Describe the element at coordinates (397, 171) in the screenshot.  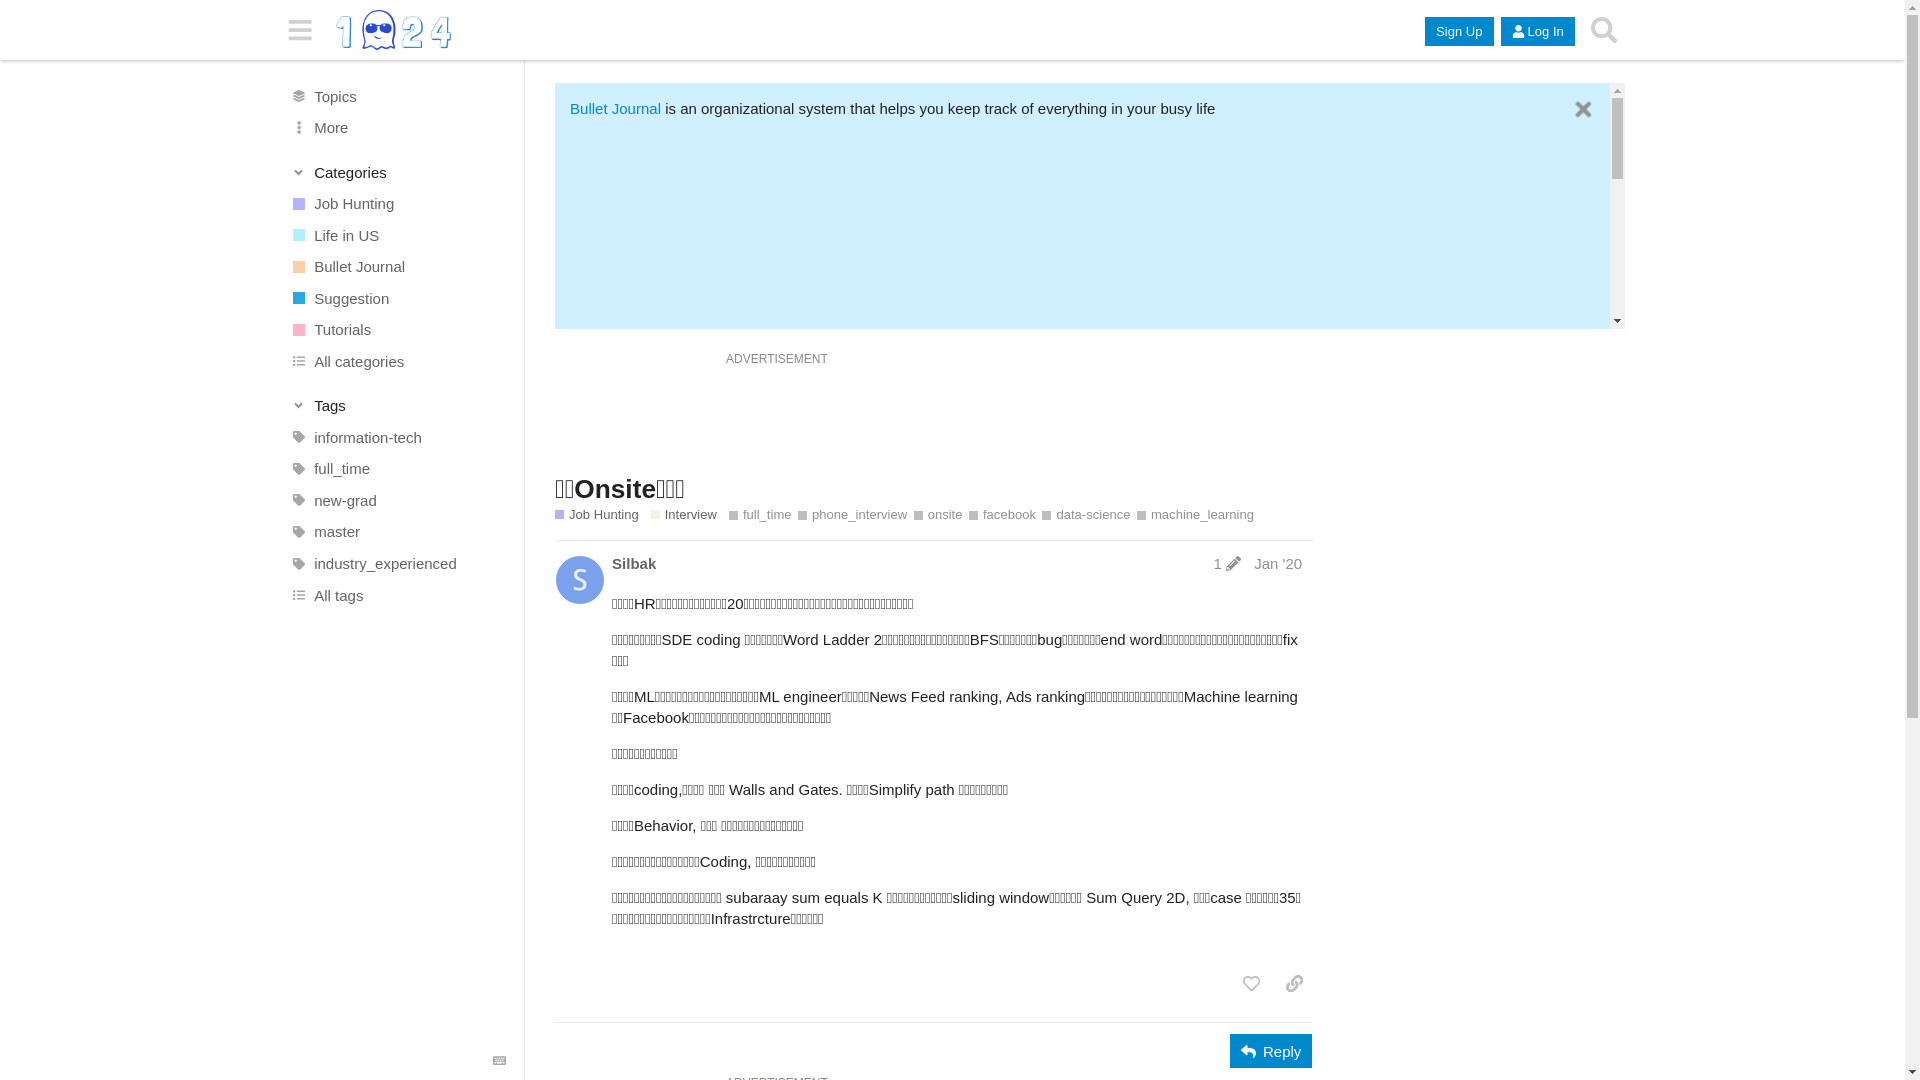
I see `'Categories'` at that location.